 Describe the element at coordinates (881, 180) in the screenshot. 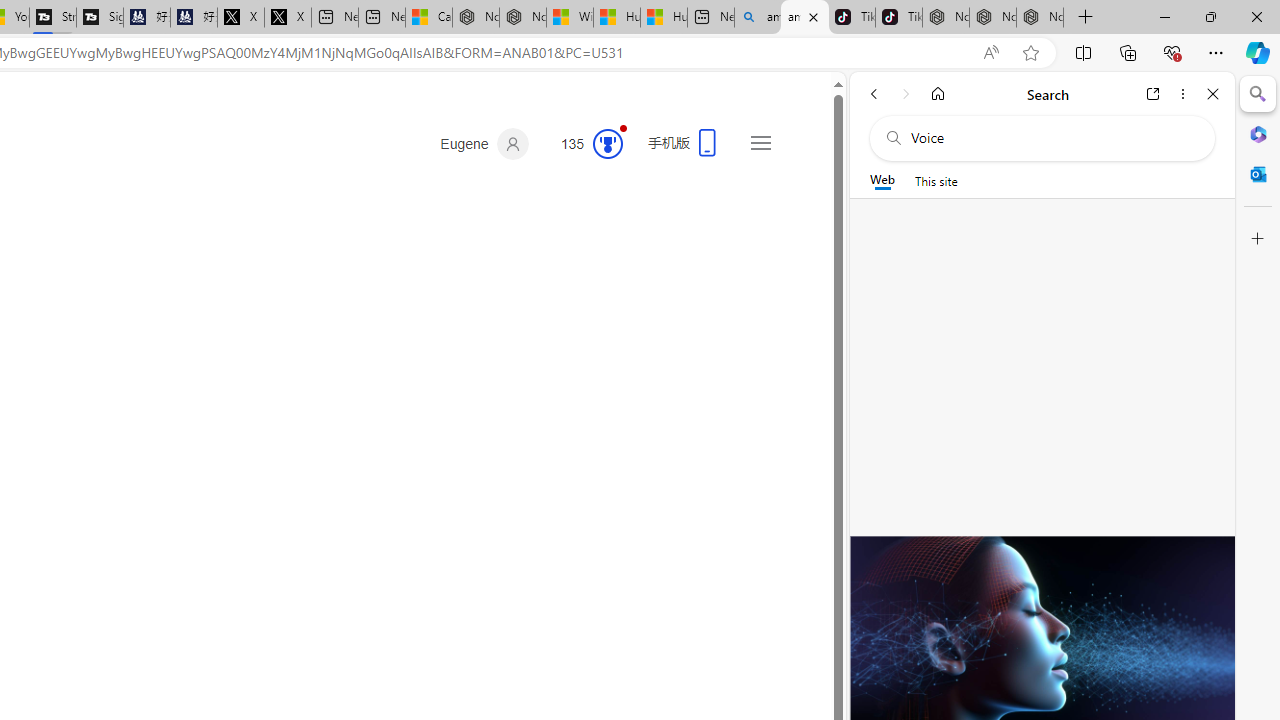

I see `'Web scope'` at that location.